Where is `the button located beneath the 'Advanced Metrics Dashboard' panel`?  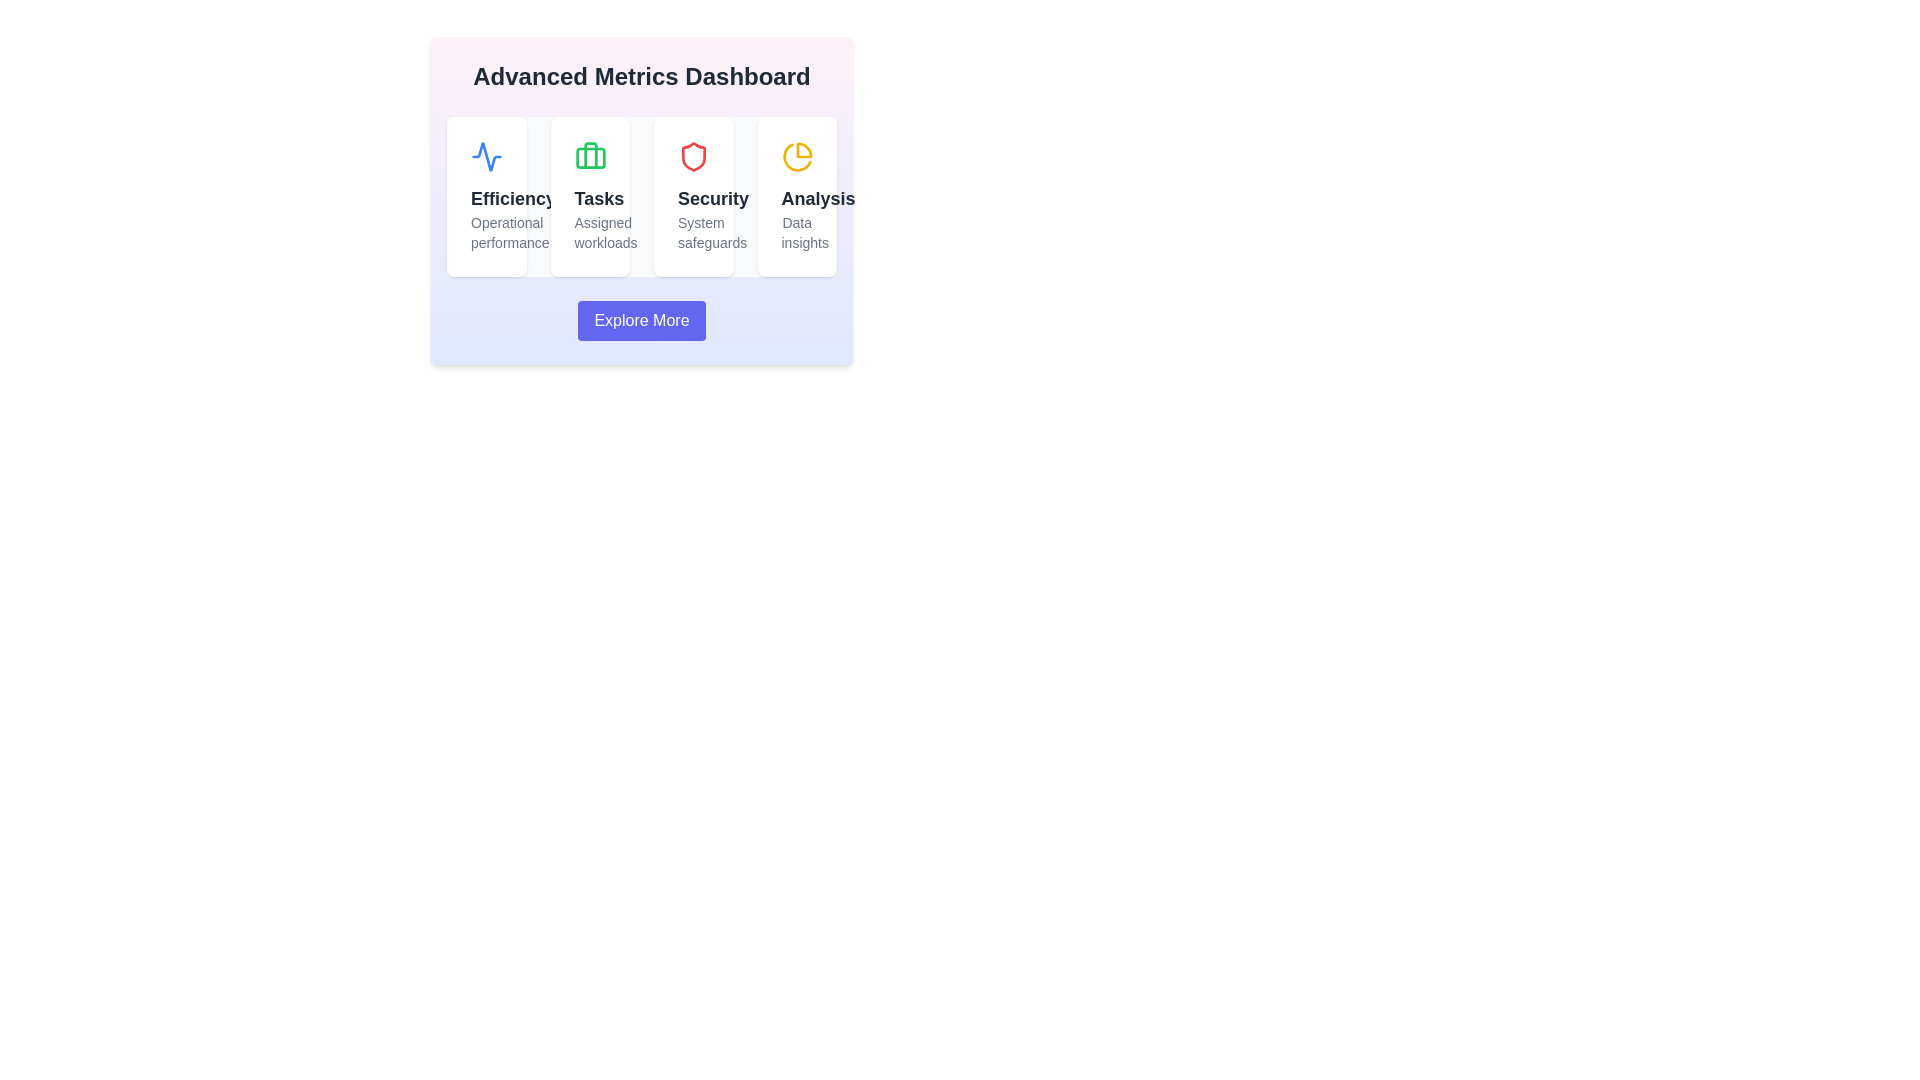
the button located beneath the 'Advanced Metrics Dashboard' panel is located at coordinates (642, 319).